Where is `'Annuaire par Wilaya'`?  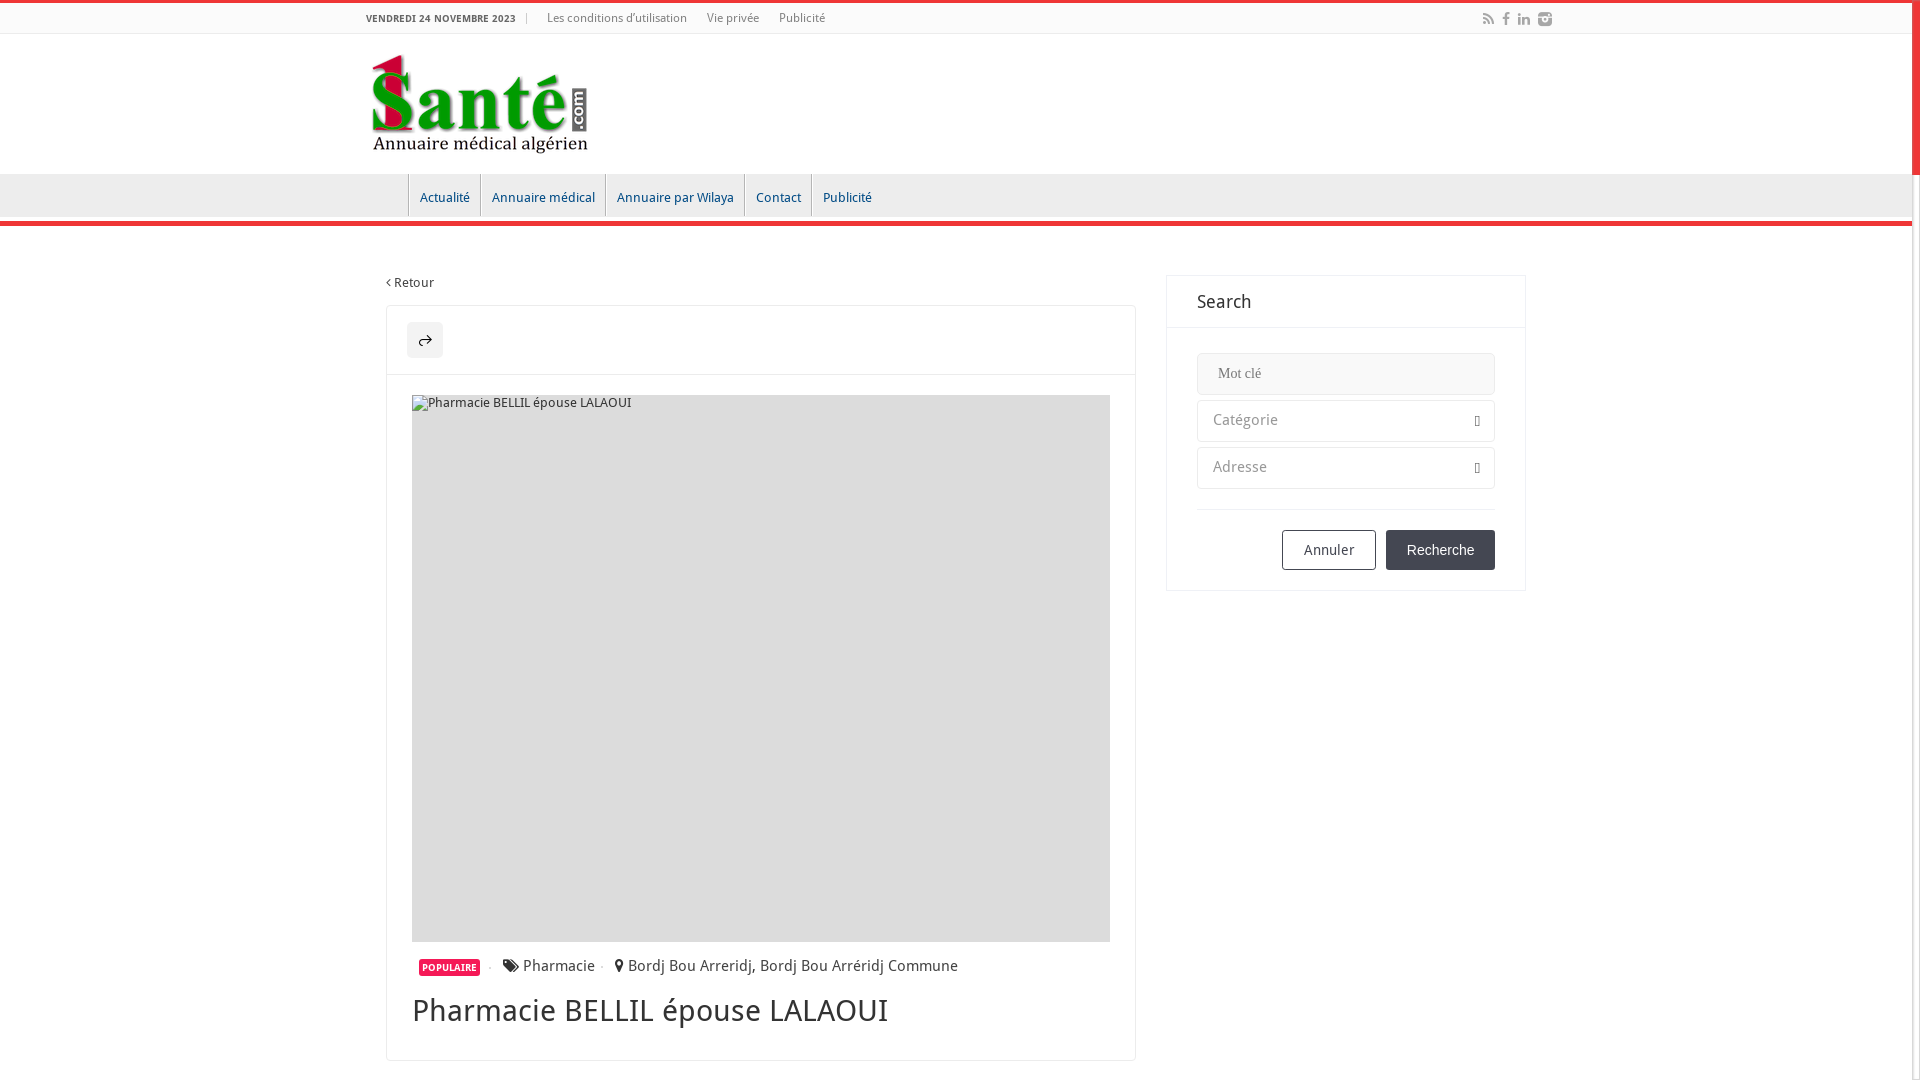 'Annuaire par Wilaya' is located at coordinates (604, 195).